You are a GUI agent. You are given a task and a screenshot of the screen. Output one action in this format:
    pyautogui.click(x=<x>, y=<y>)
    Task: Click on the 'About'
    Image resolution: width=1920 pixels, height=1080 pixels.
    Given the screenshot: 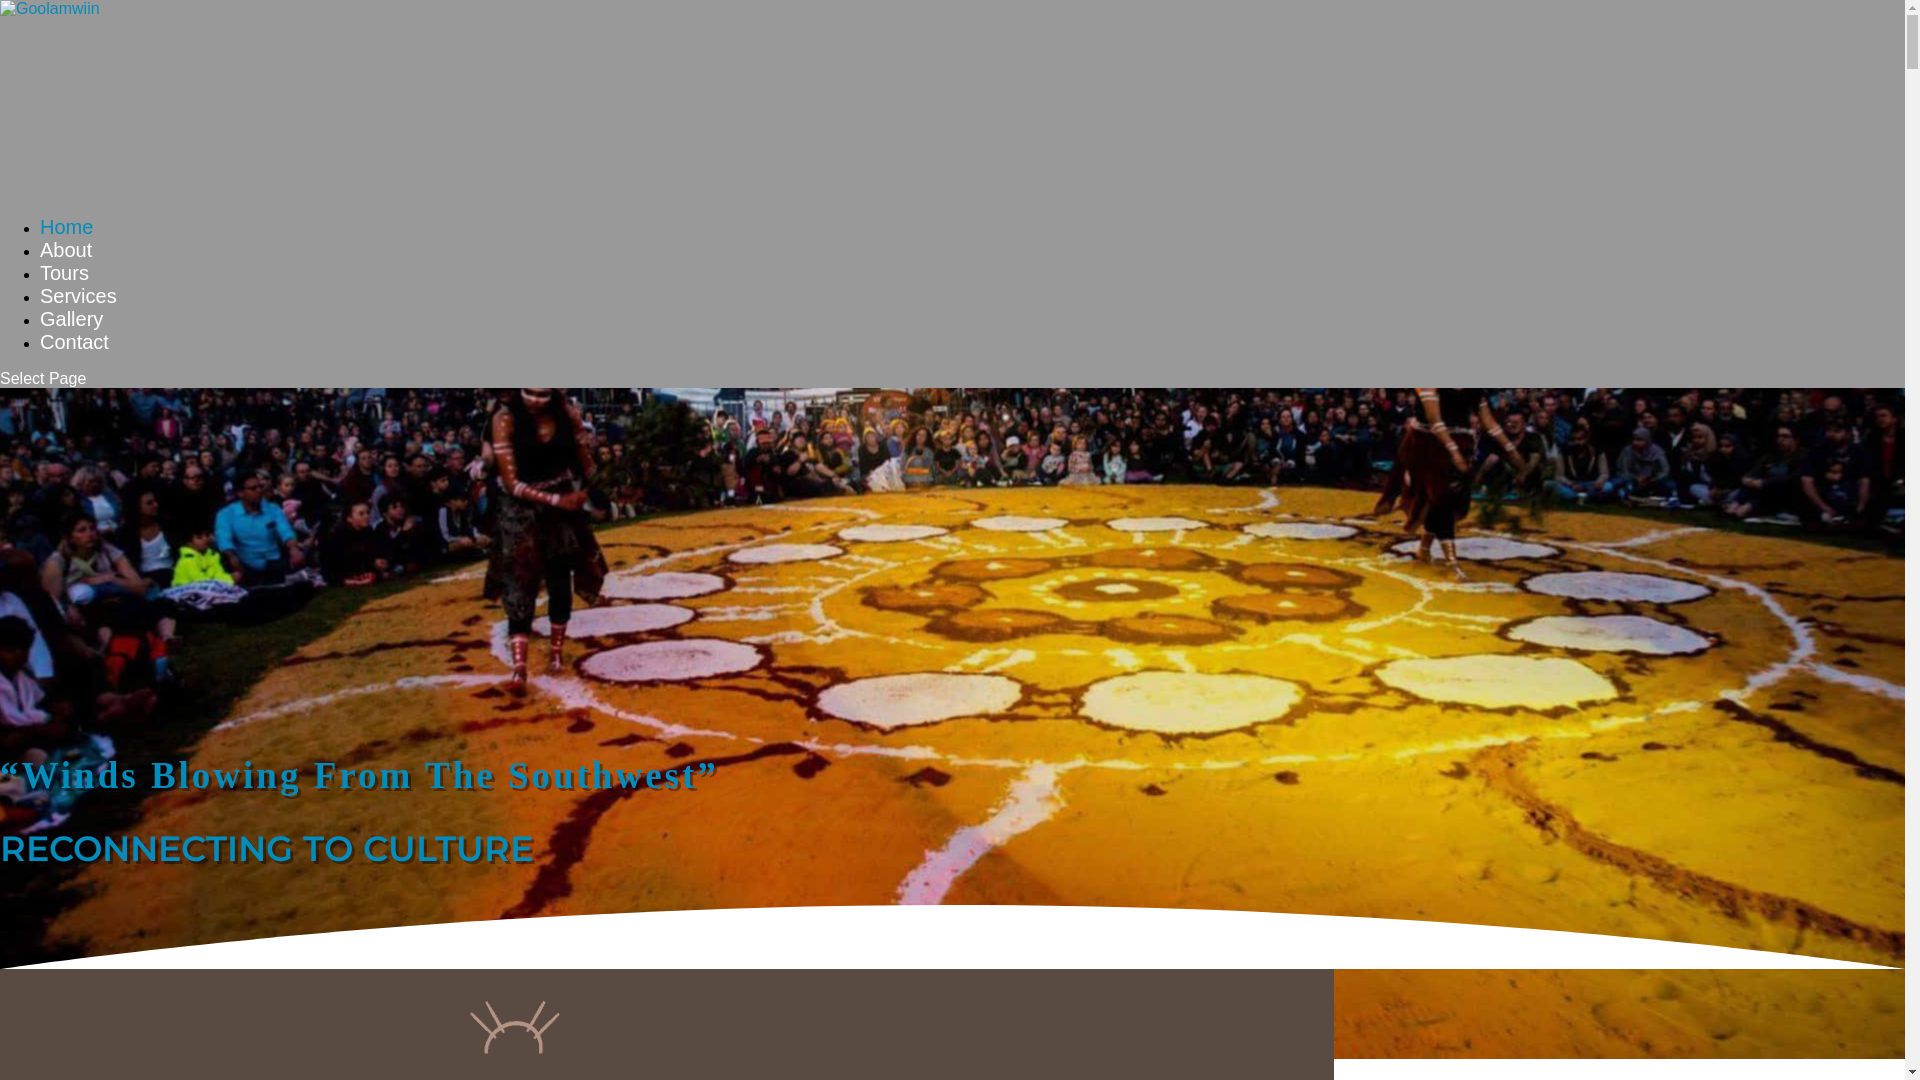 What is the action you would take?
    pyautogui.click(x=39, y=266)
    